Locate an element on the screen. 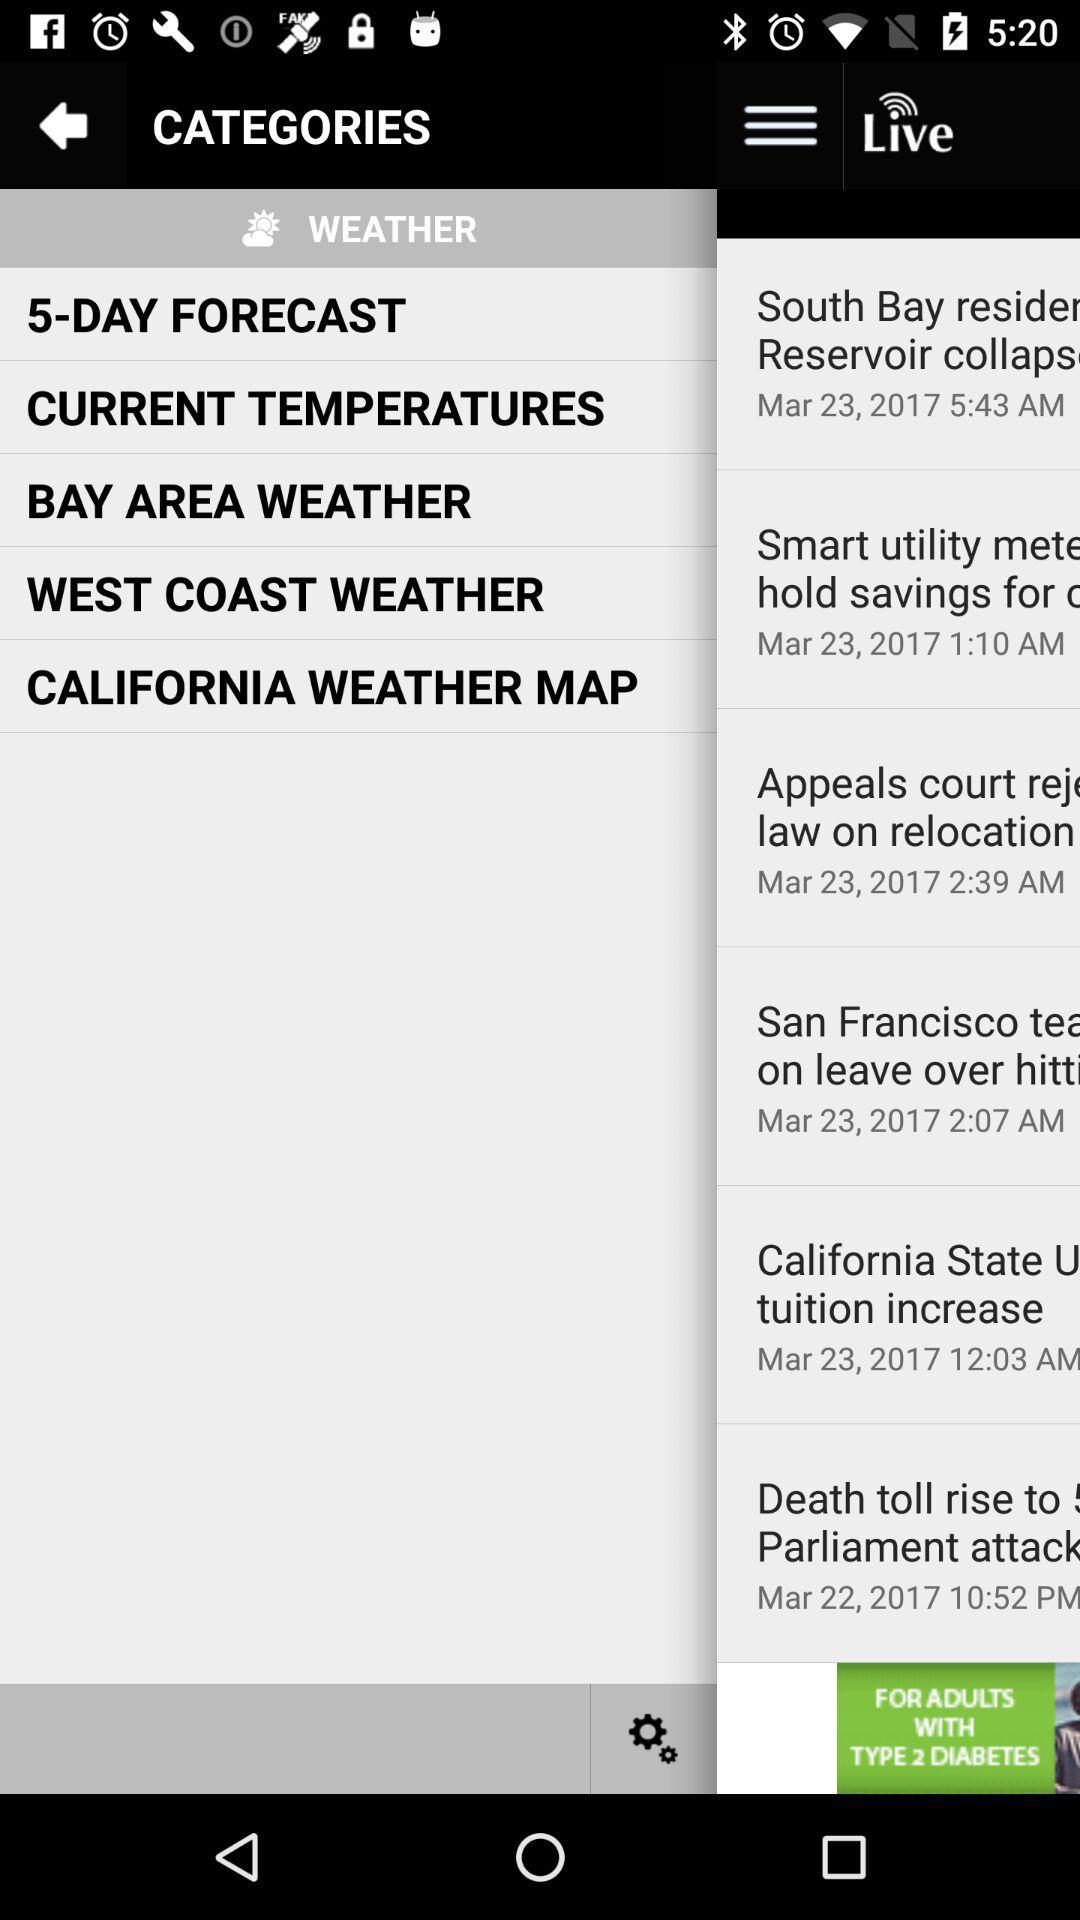 The height and width of the screenshot is (1920, 1080). advertisement is located at coordinates (957, 1727).